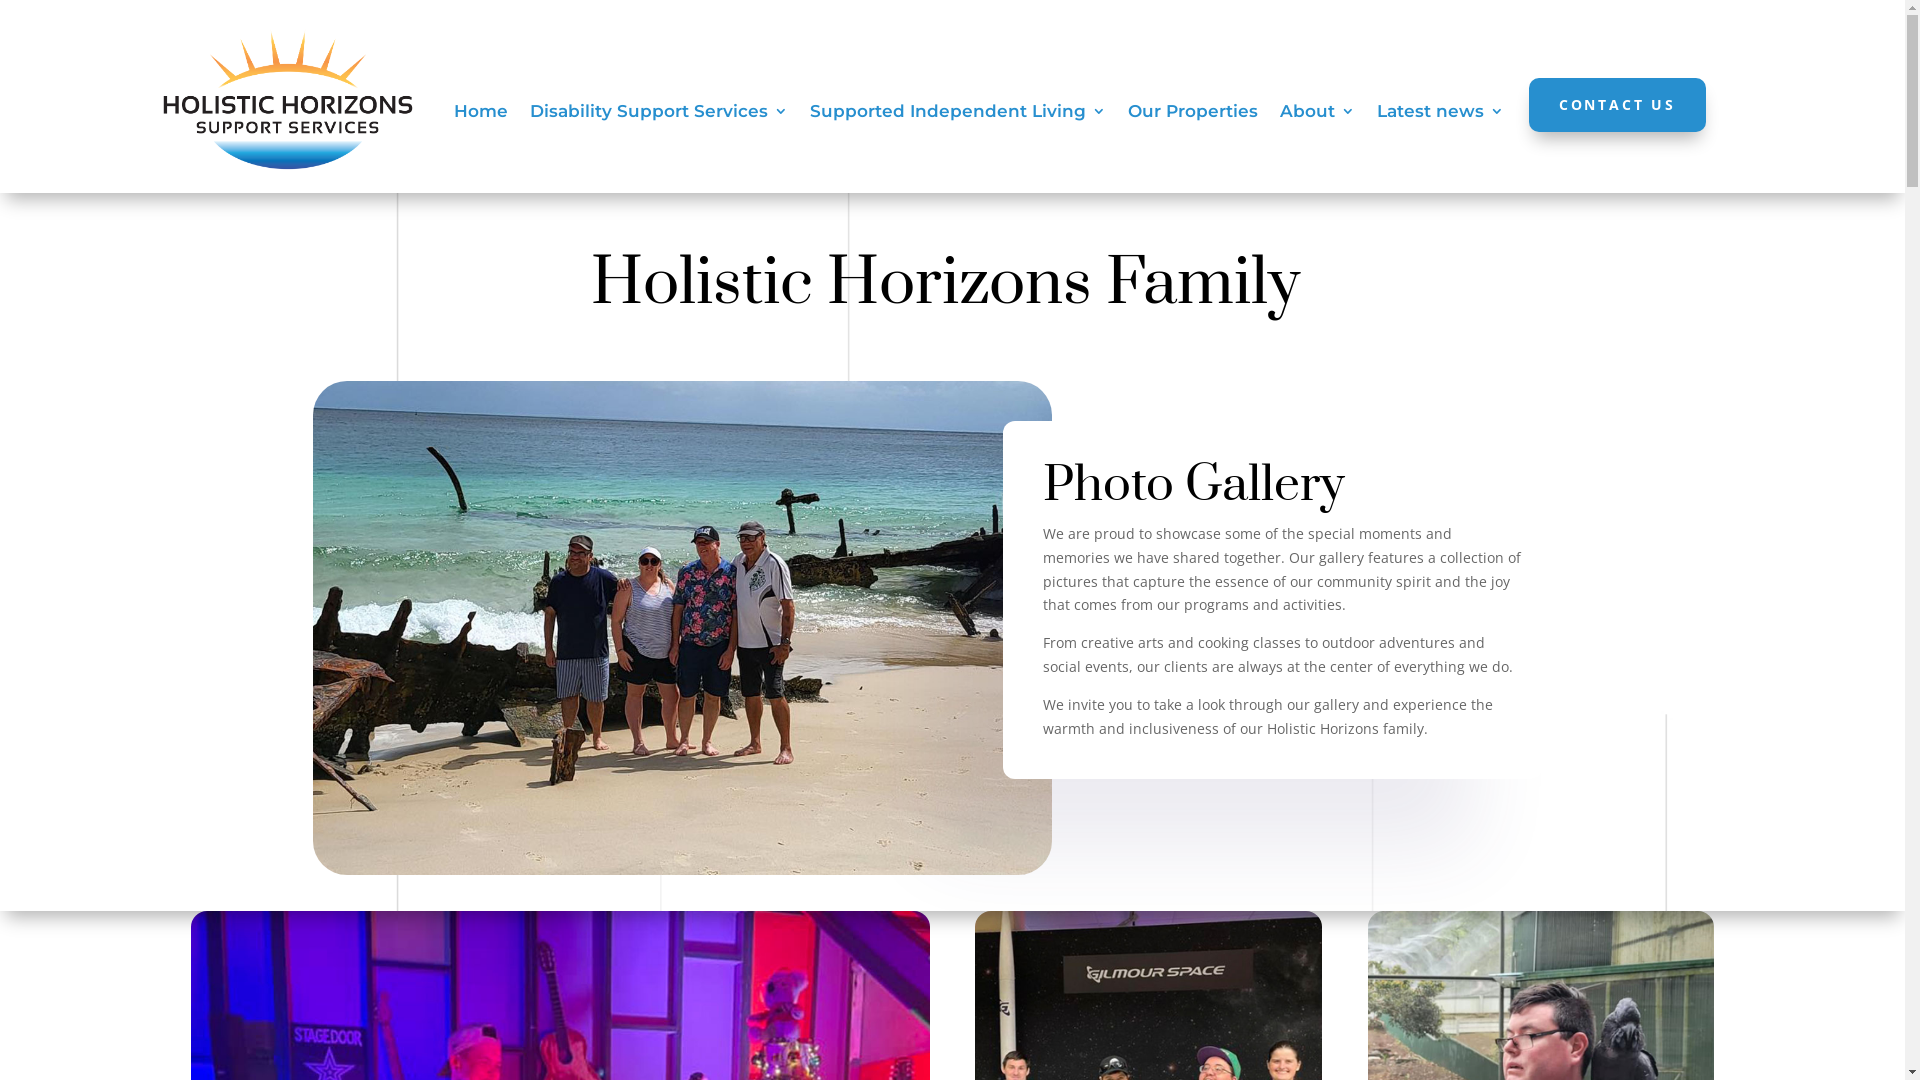  Describe the element at coordinates (1193, 115) in the screenshot. I see `'Our Properties'` at that location.